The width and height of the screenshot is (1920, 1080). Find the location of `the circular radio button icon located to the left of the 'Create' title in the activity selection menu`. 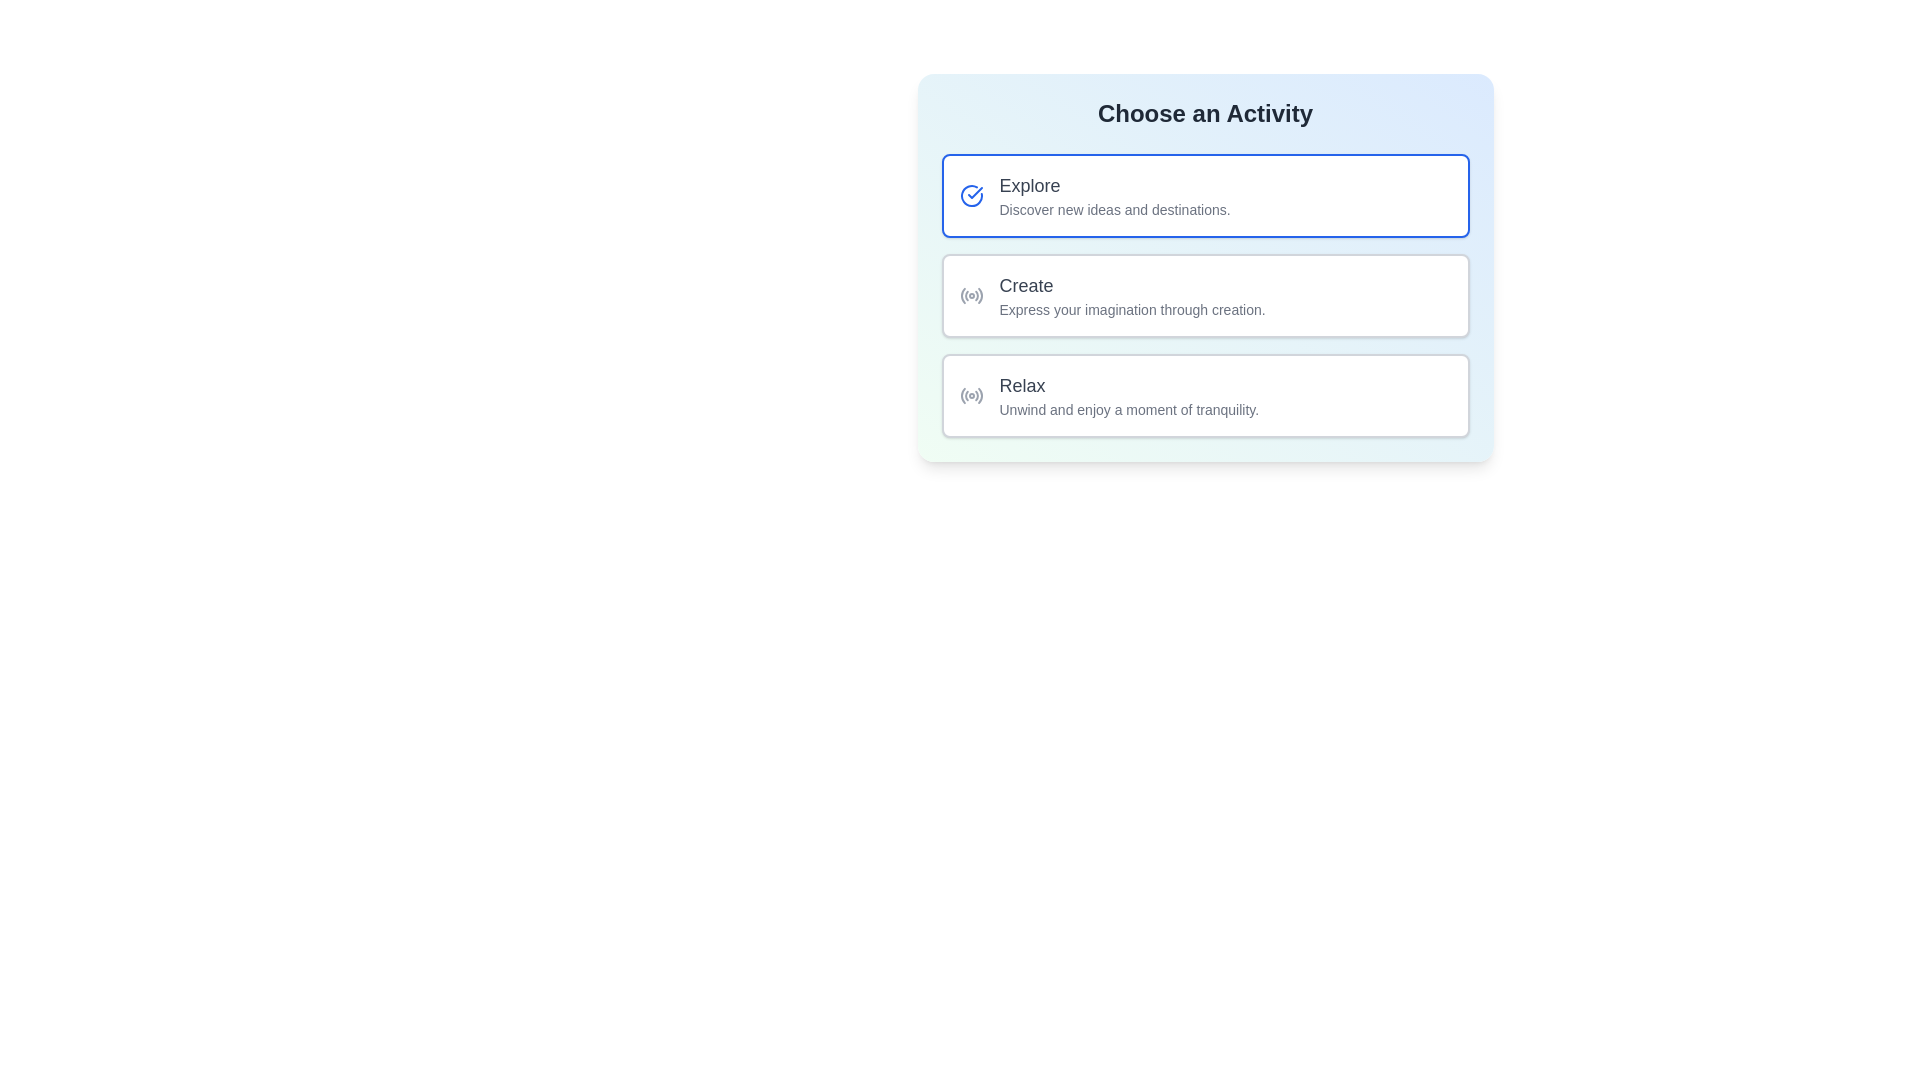

the circular radio button icon located to the left of the 'Create' title in the activity selection menu is located at coordinates (971, 296).